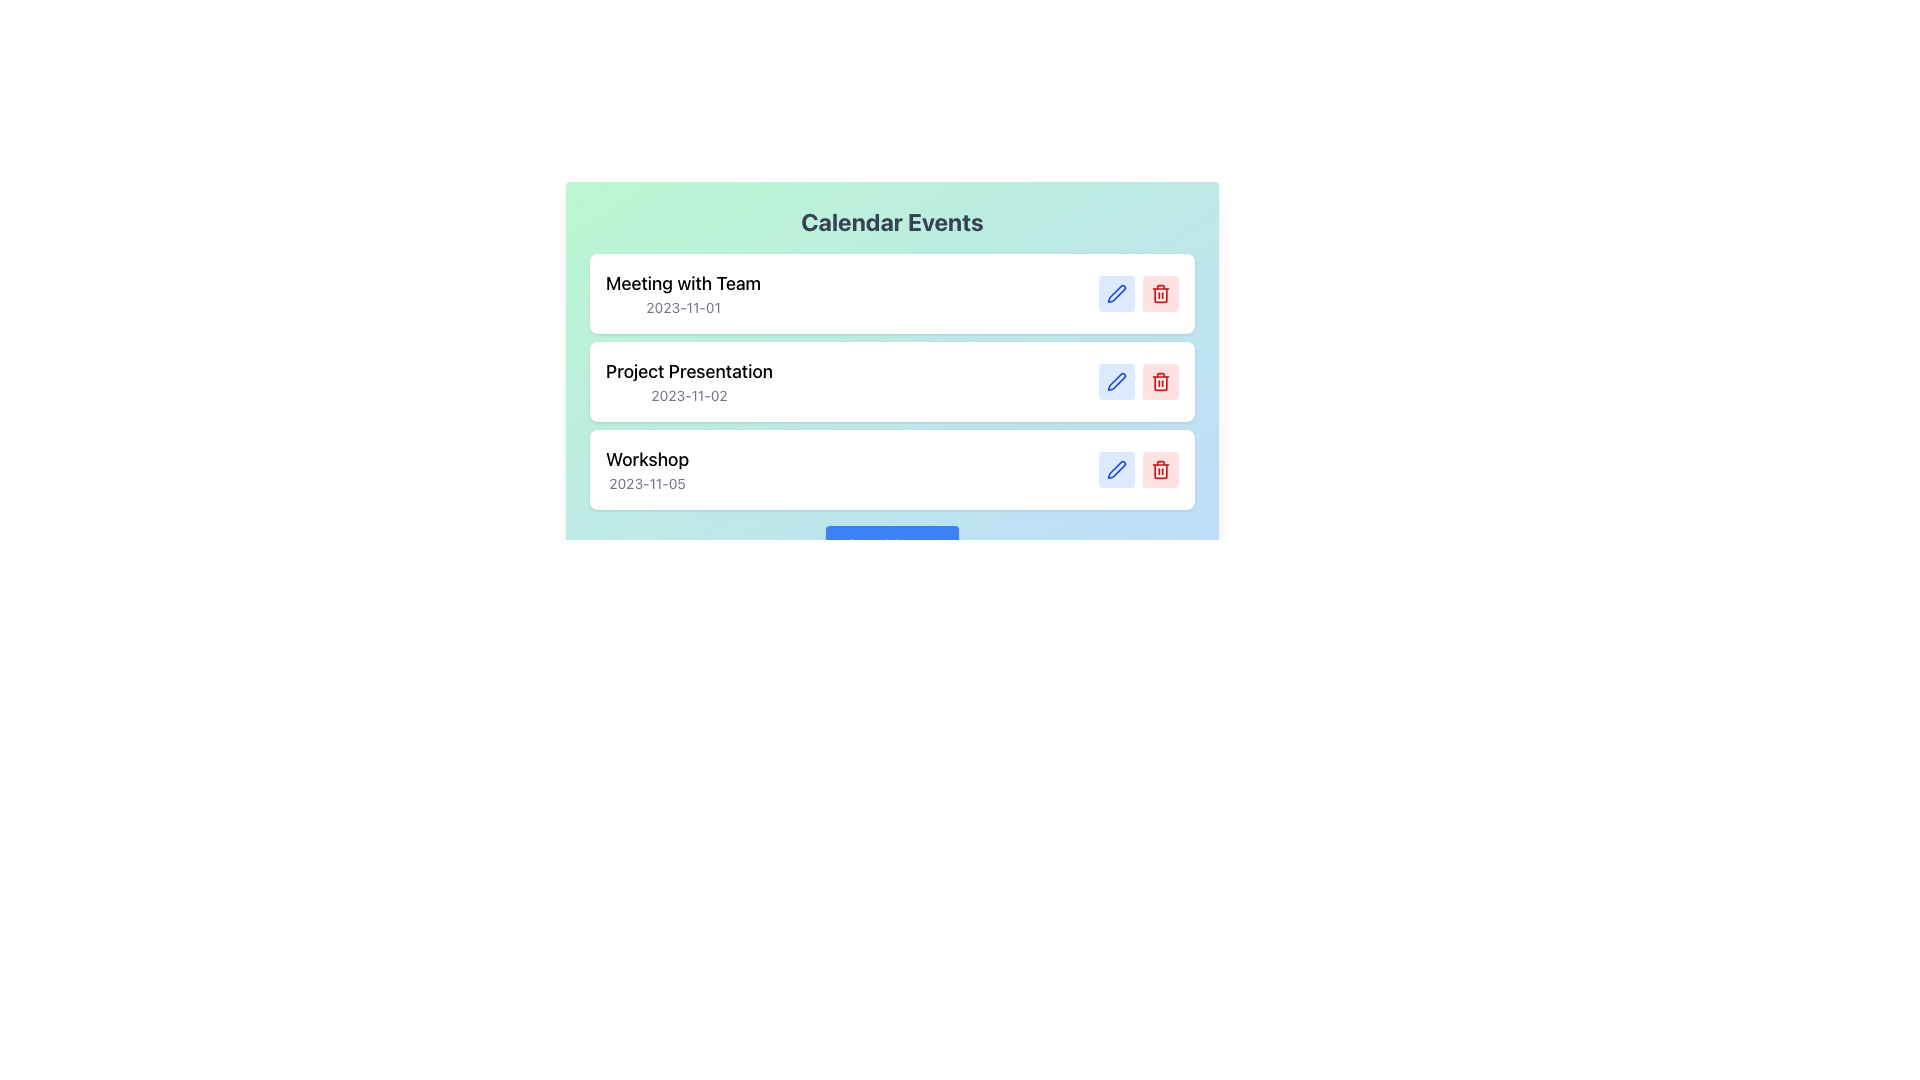 This screenshot has height=1080, width=1920. What do you see at coordinates (891, 470) in the screenshot?
I see `event title and date of the calendar event entry titled 'Workshop' scheduled for '2023-11-05', which is the third item in the list of calendar events` at bounding box center [891, 470].